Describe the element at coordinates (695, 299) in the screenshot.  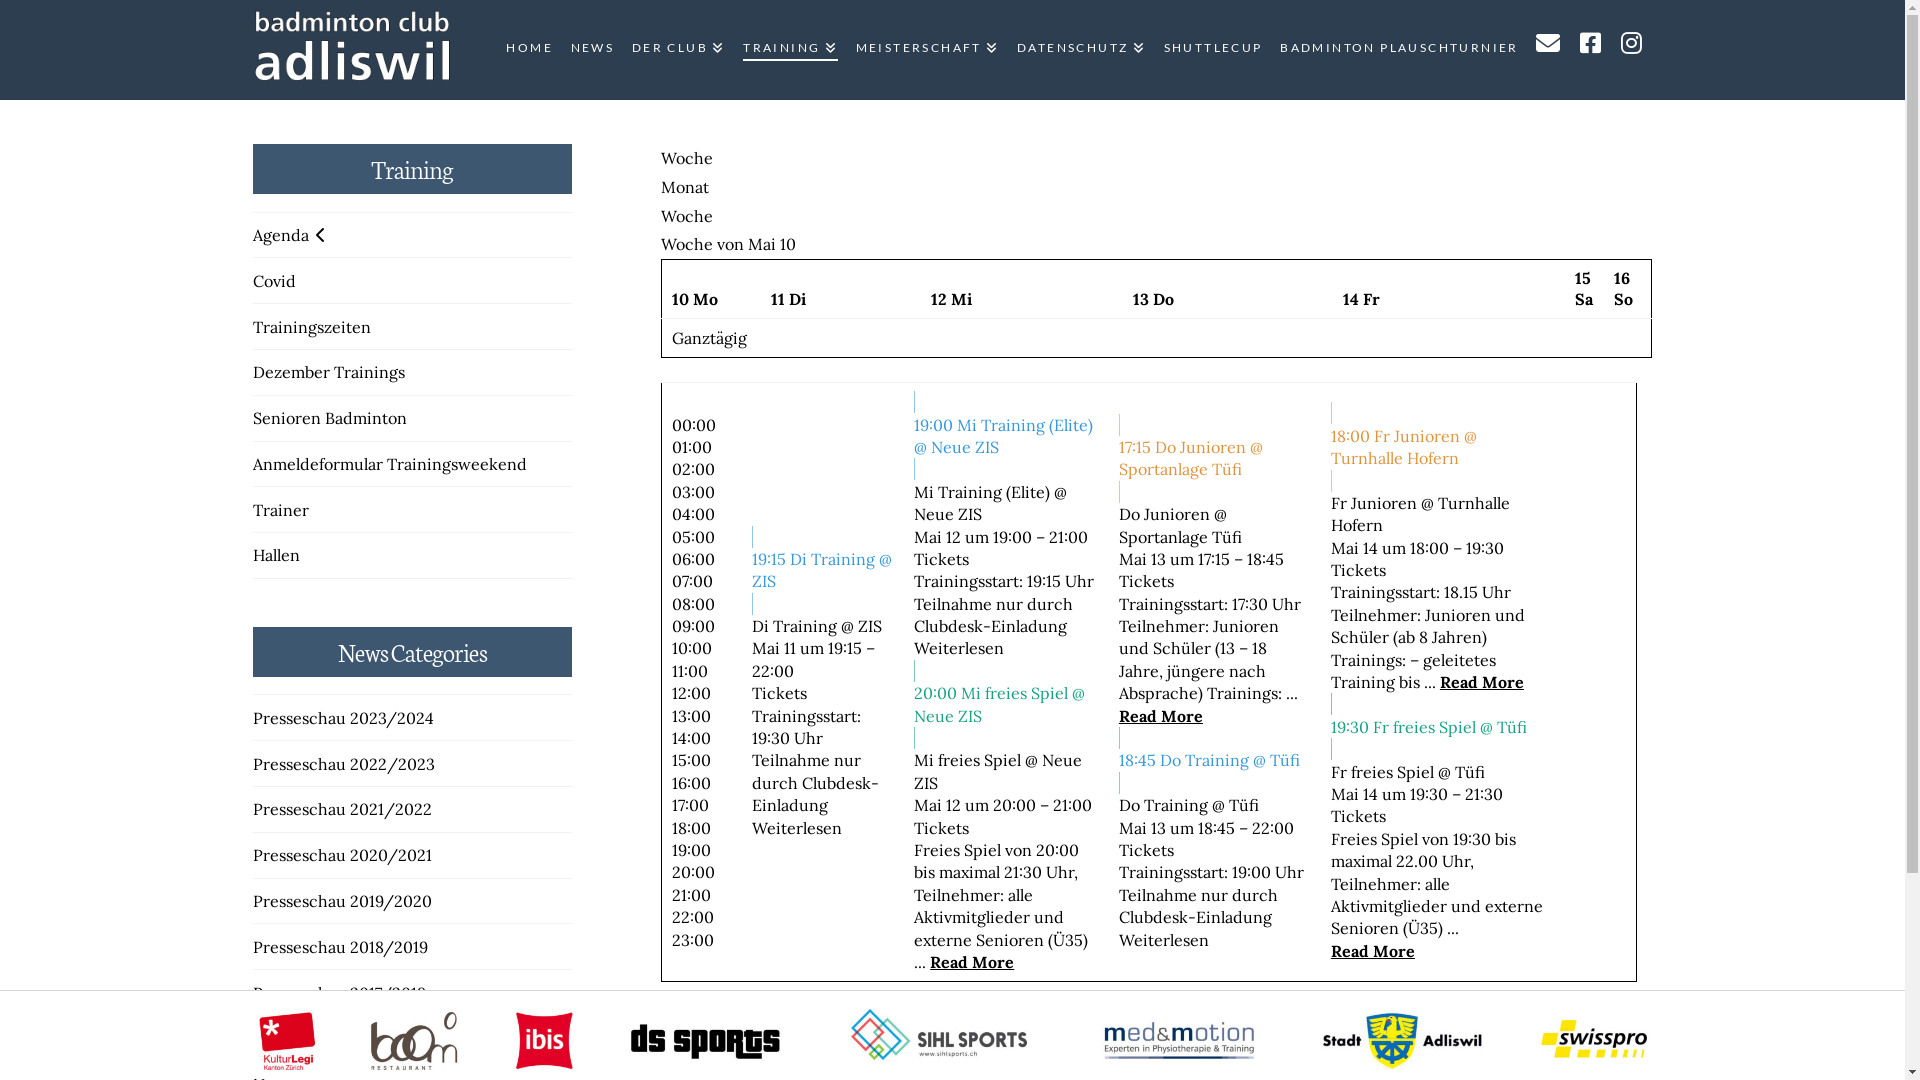
I see `'10 Mo'` at that location.